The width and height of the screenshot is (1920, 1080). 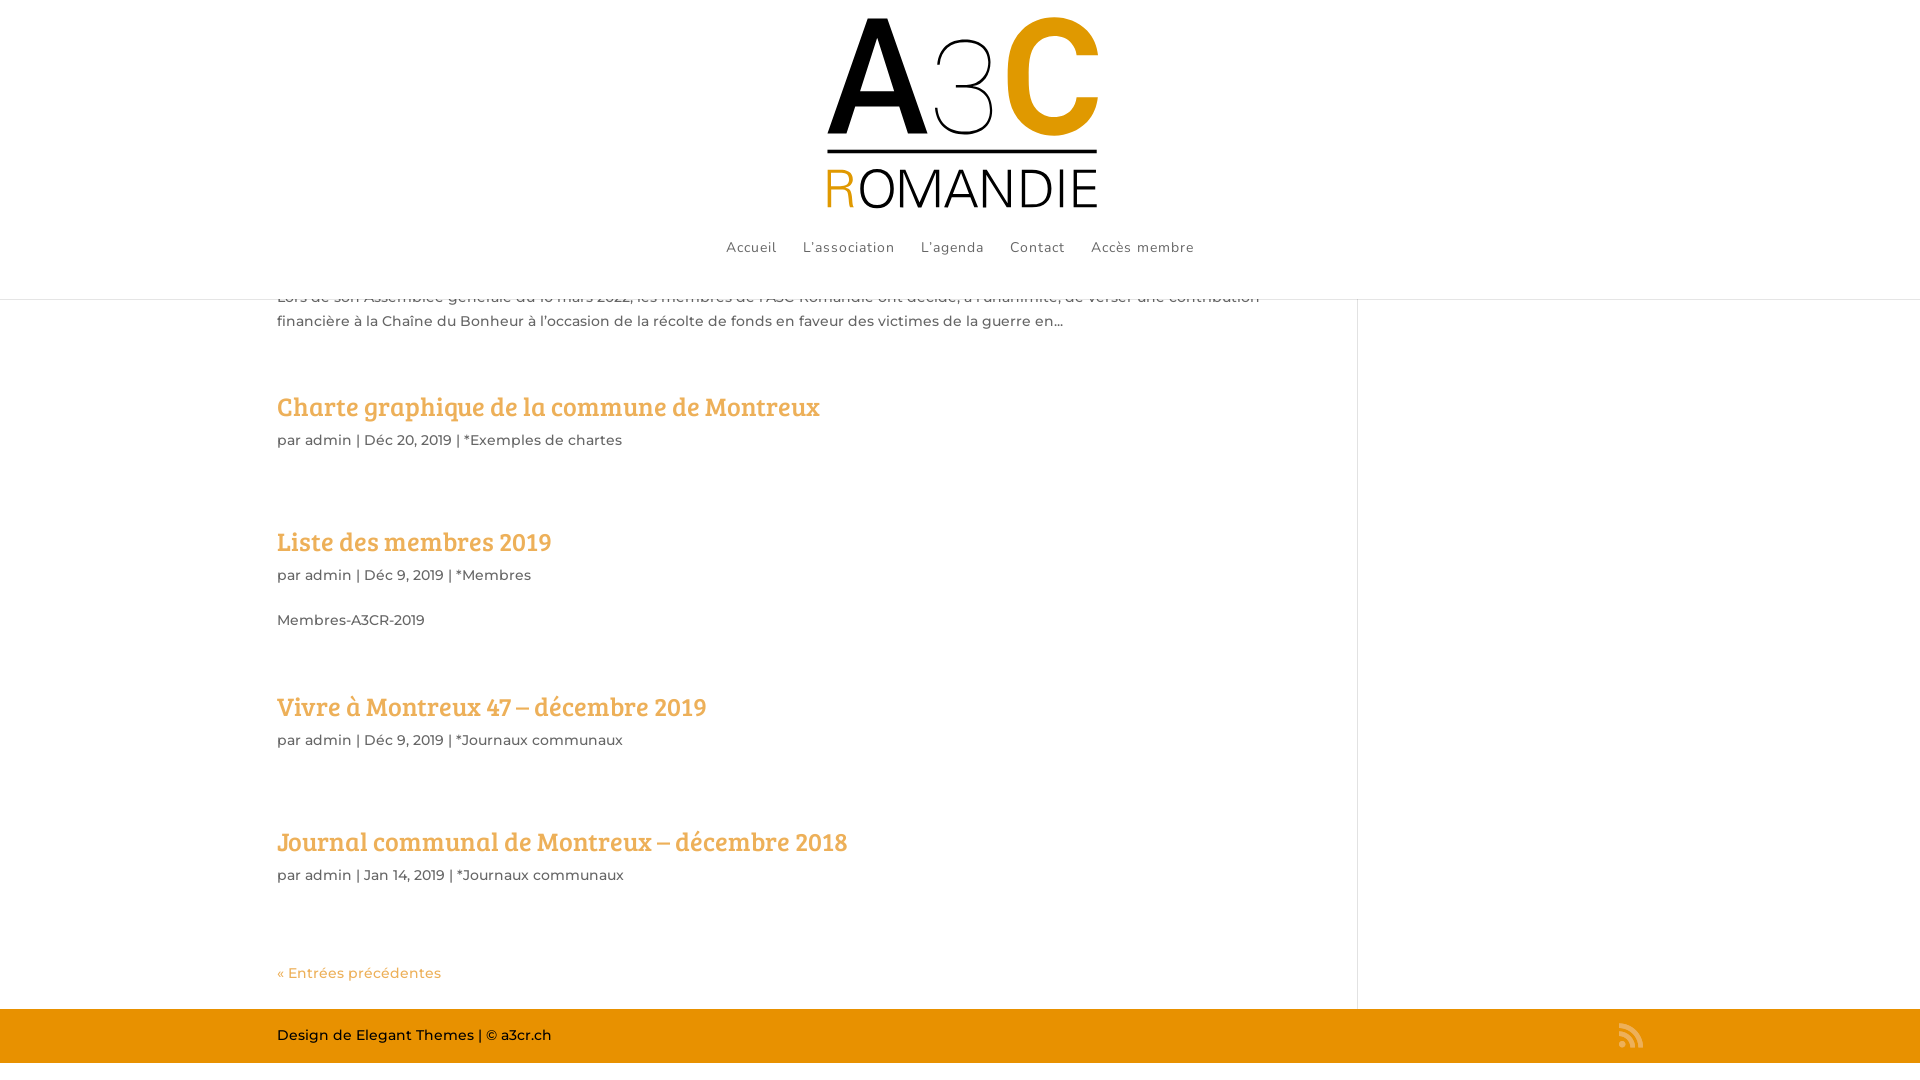 What do you see at coordinates (540, 874) in the screenshot?
I see `'*Journaux communaux'` at bounding box center [540, 874].